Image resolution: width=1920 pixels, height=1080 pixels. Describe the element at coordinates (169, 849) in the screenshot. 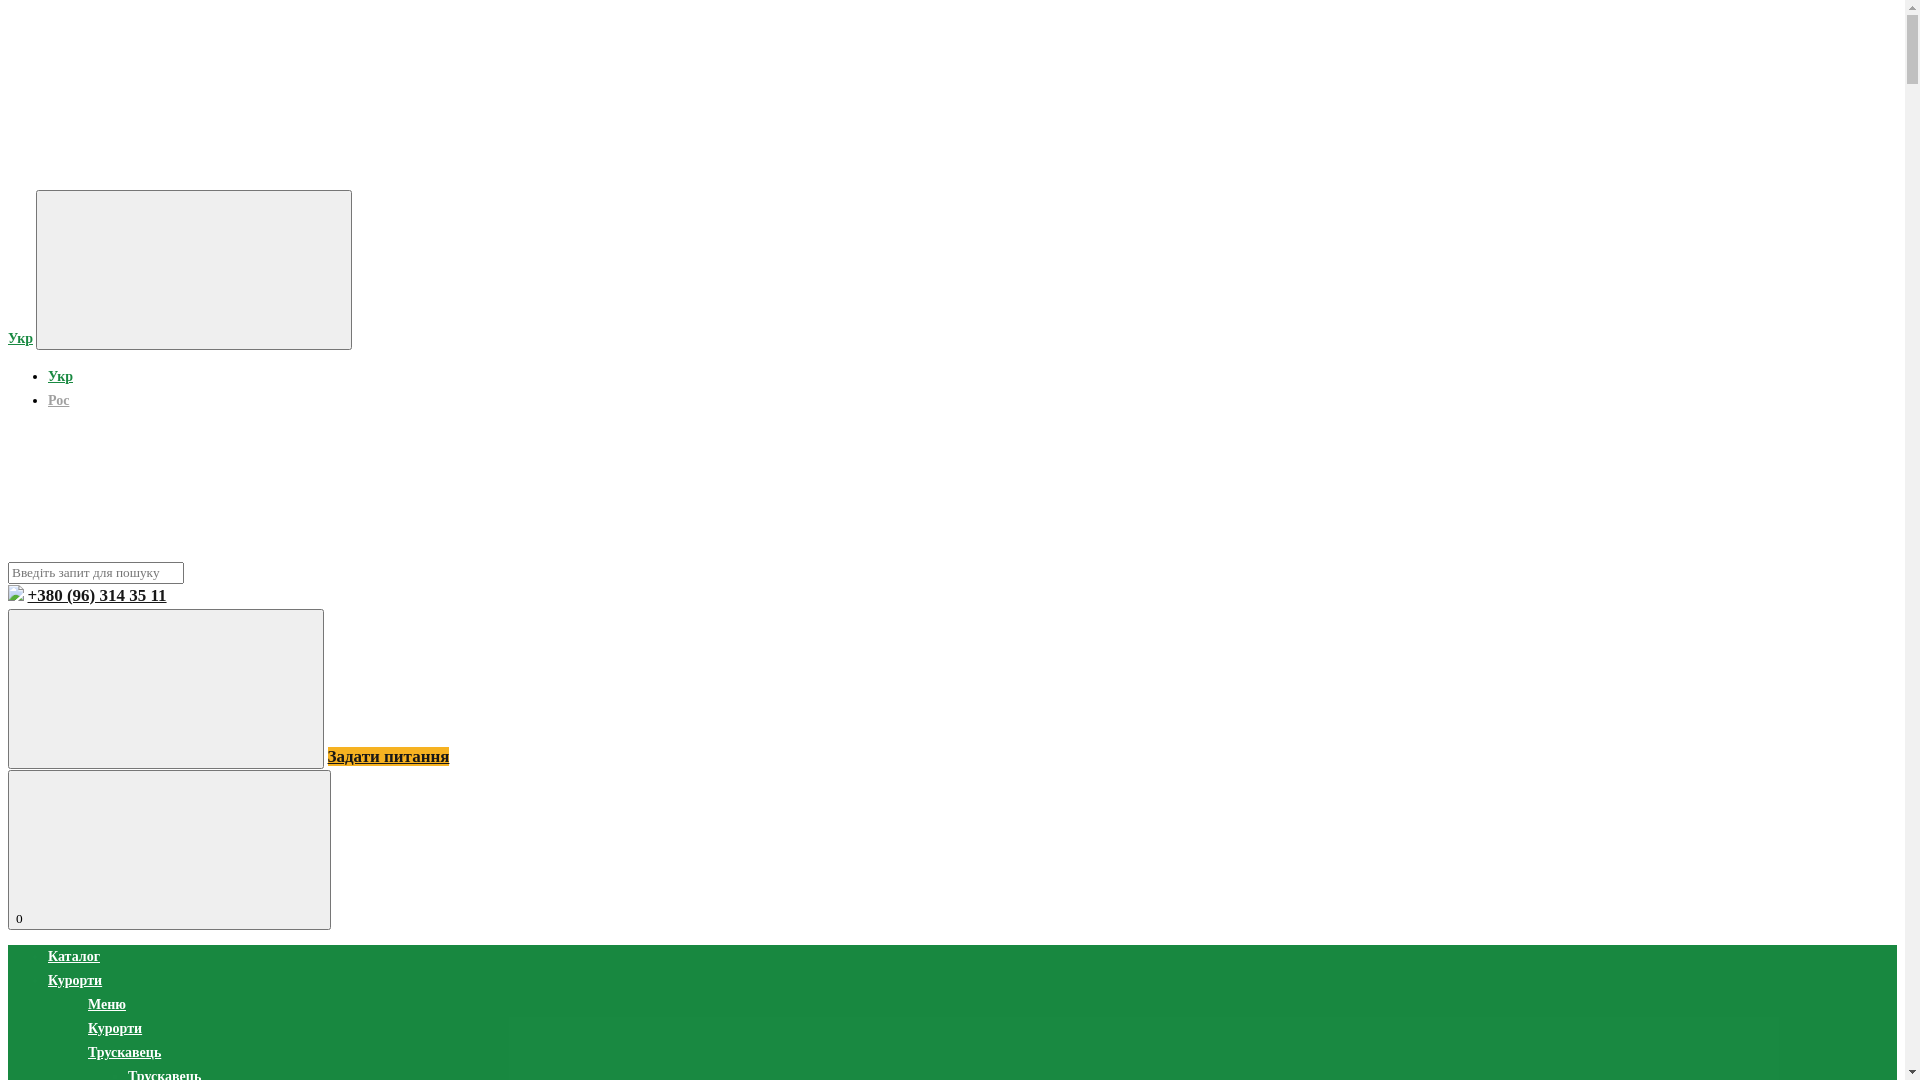

I see `'0'` at that location.